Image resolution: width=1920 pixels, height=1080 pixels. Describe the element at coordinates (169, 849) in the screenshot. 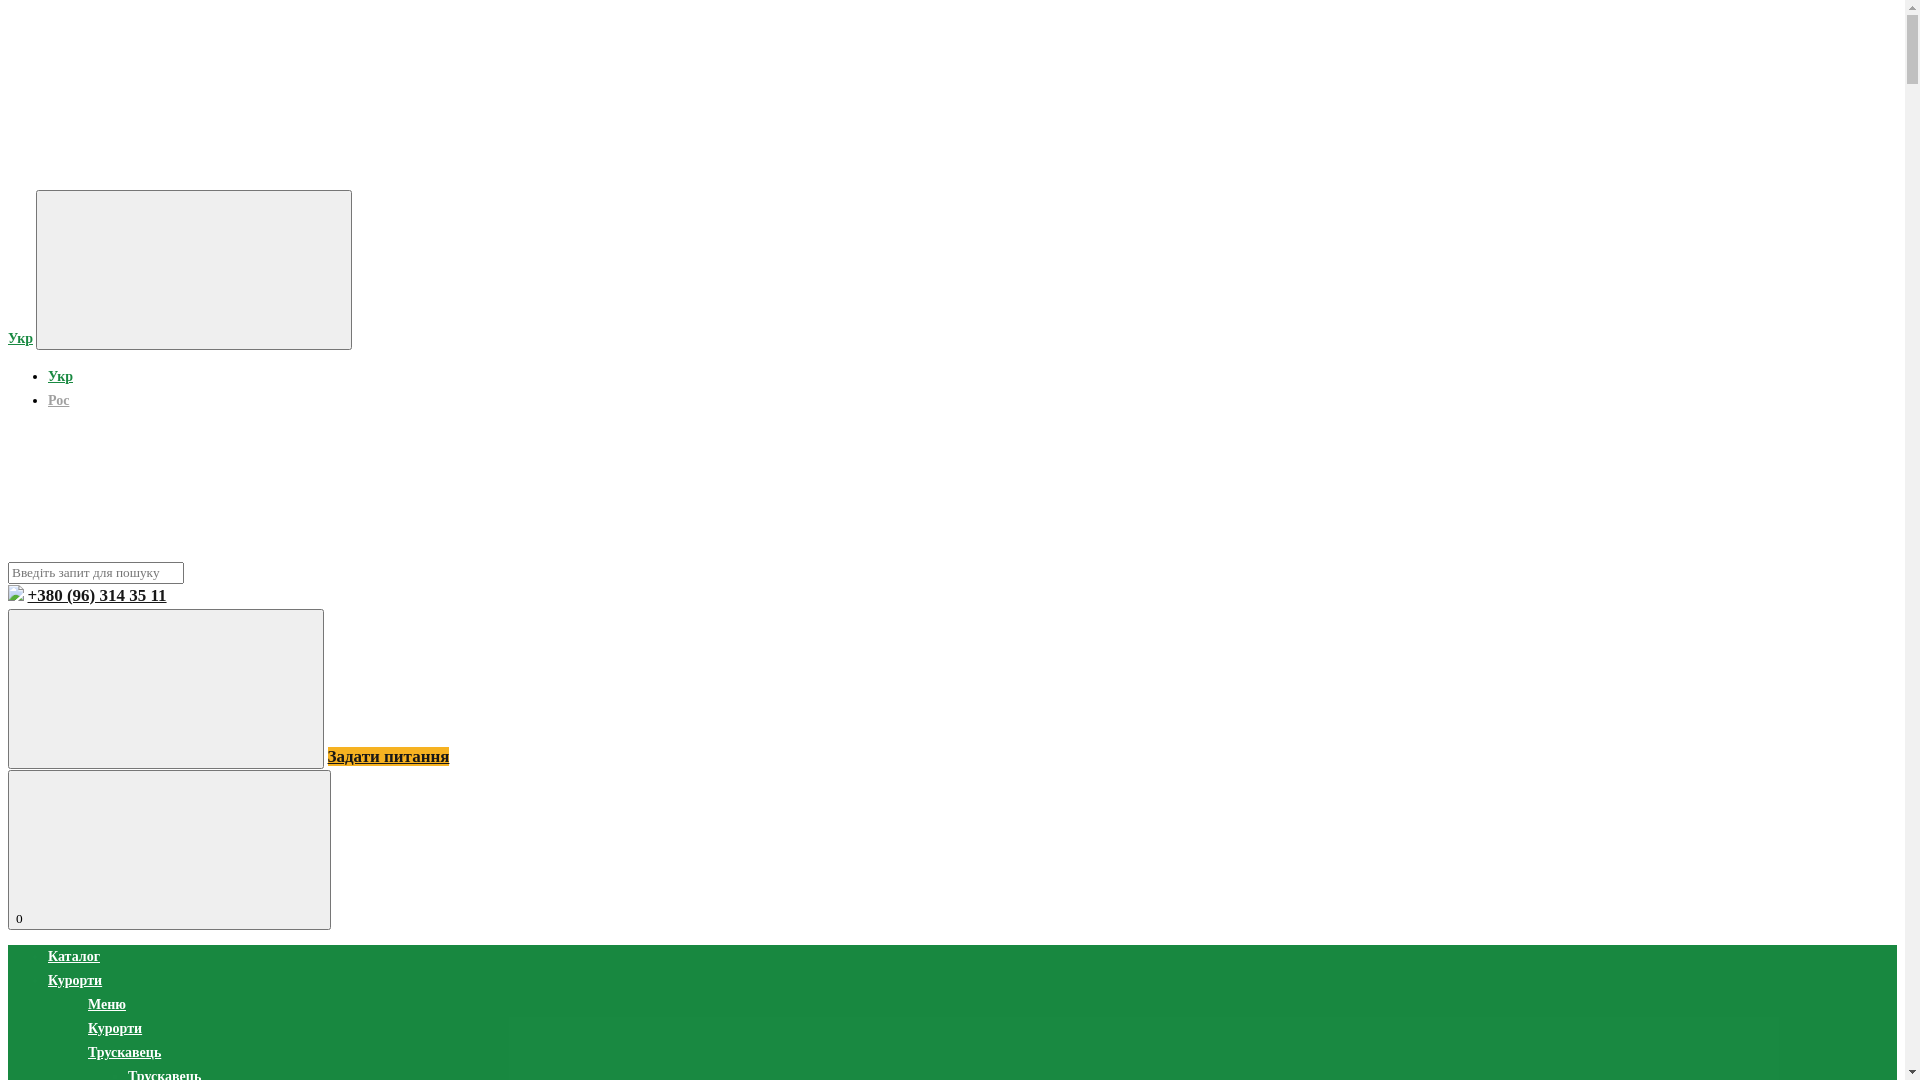

I see `'0'` at that location.